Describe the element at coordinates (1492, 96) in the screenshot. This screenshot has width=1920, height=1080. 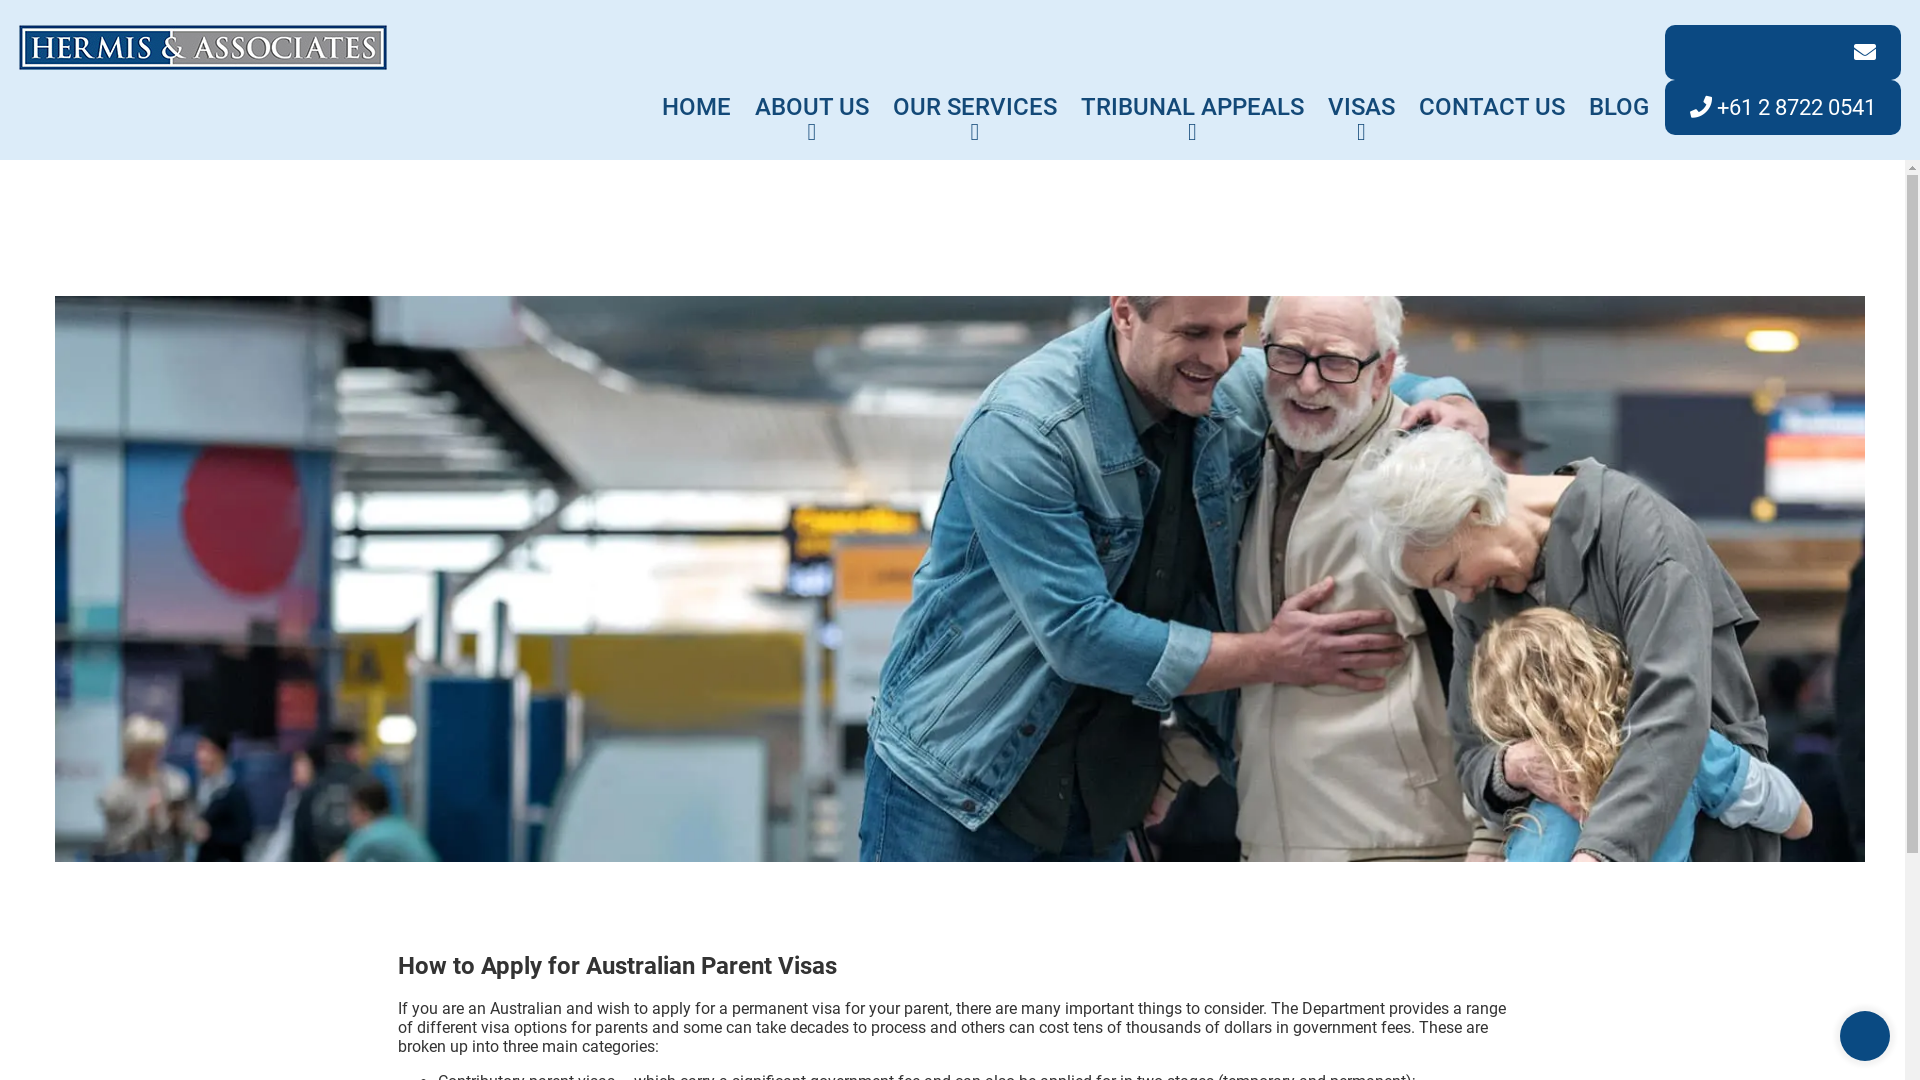
I see `'CONTACT US'` at that location.